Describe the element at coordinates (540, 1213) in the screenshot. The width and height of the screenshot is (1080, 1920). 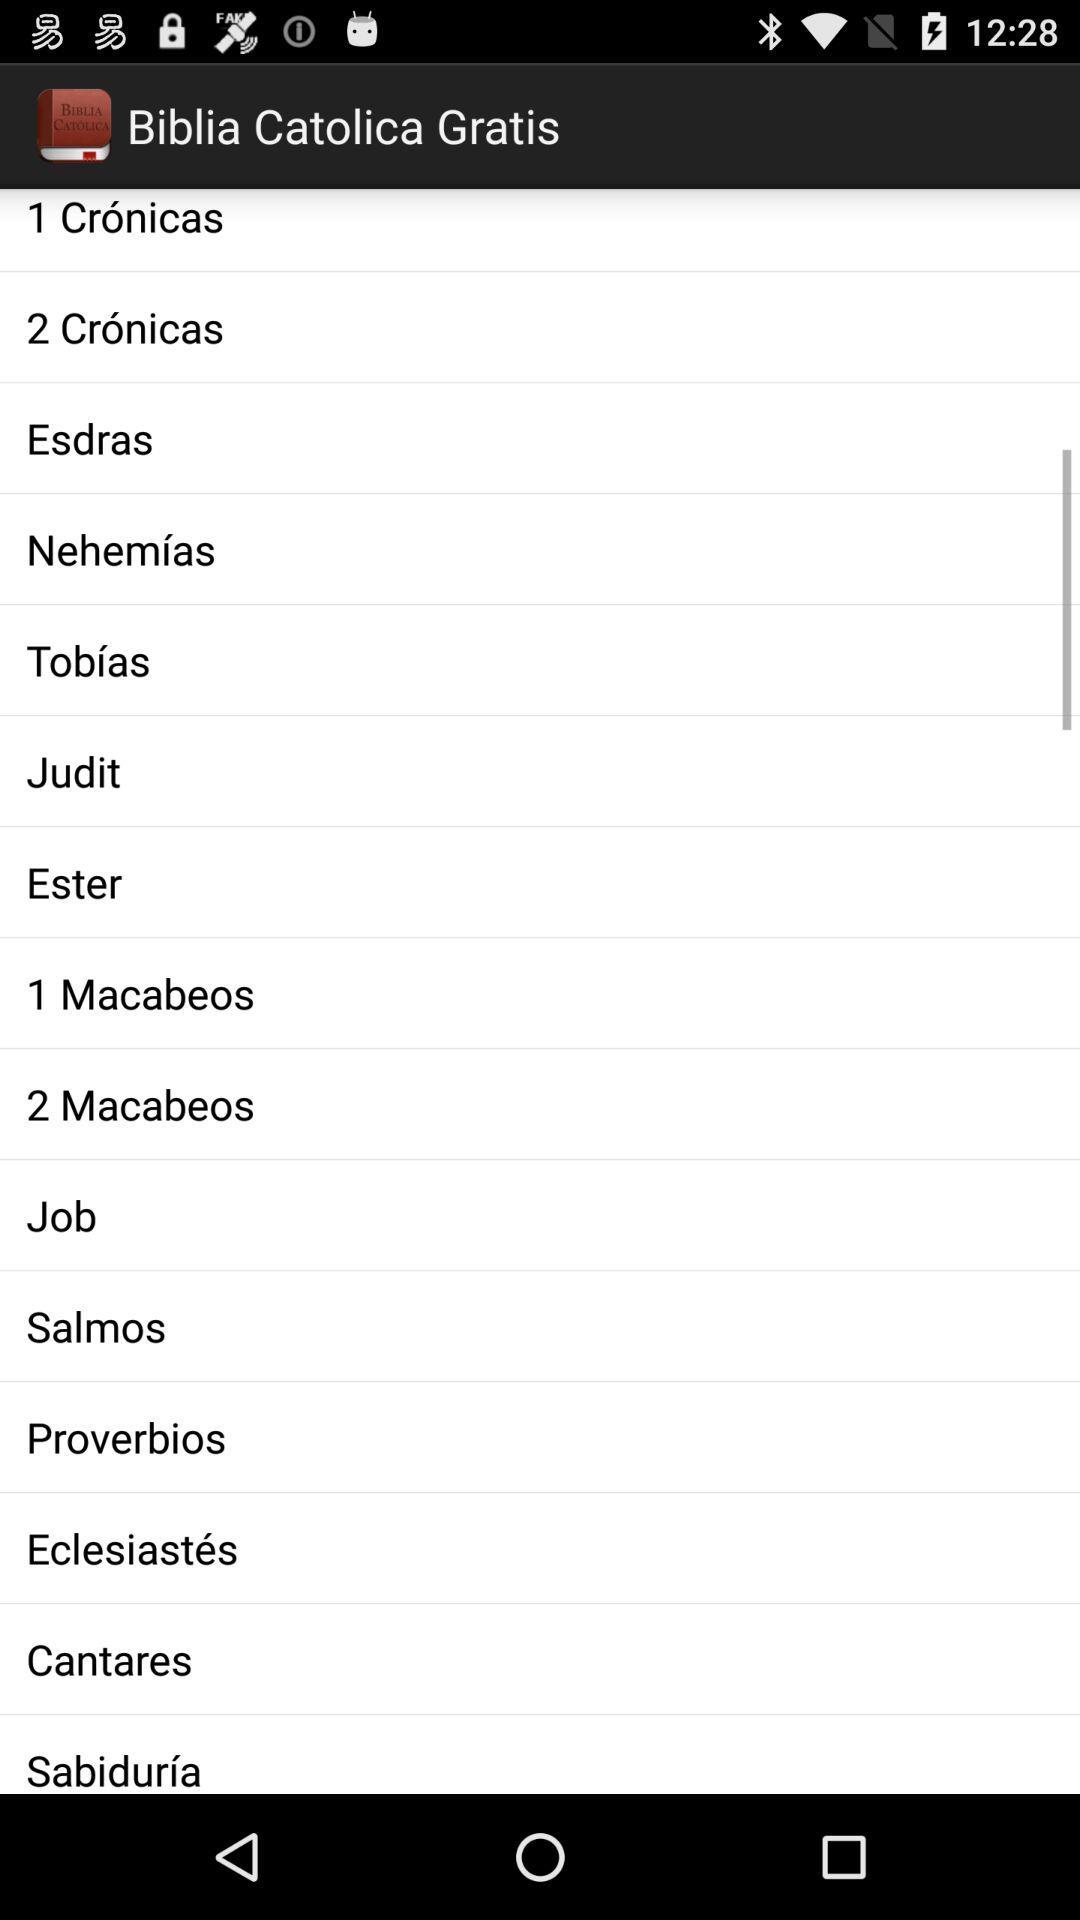
I see `the item above the salmos icon` at that location.